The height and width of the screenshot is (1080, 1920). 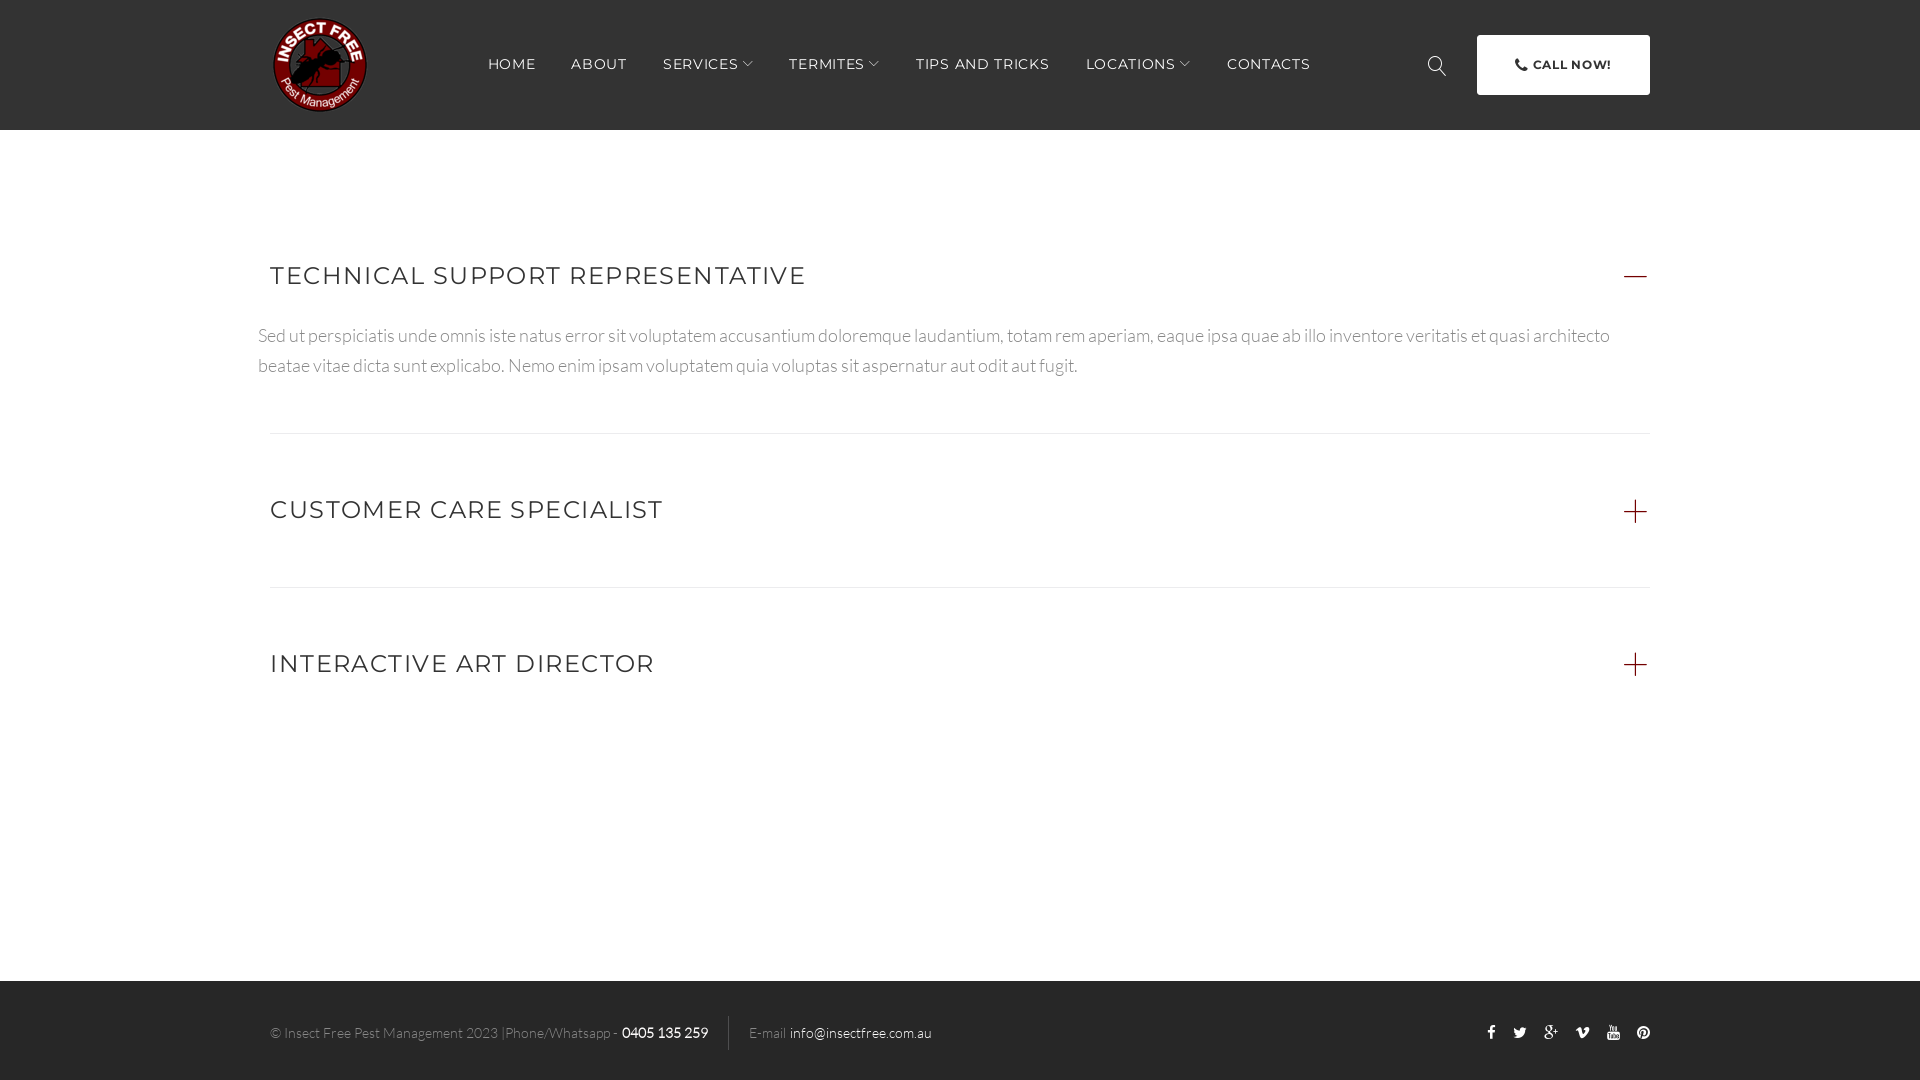 I want to click on 'CONTACTS', so click(x=1267, y=63).